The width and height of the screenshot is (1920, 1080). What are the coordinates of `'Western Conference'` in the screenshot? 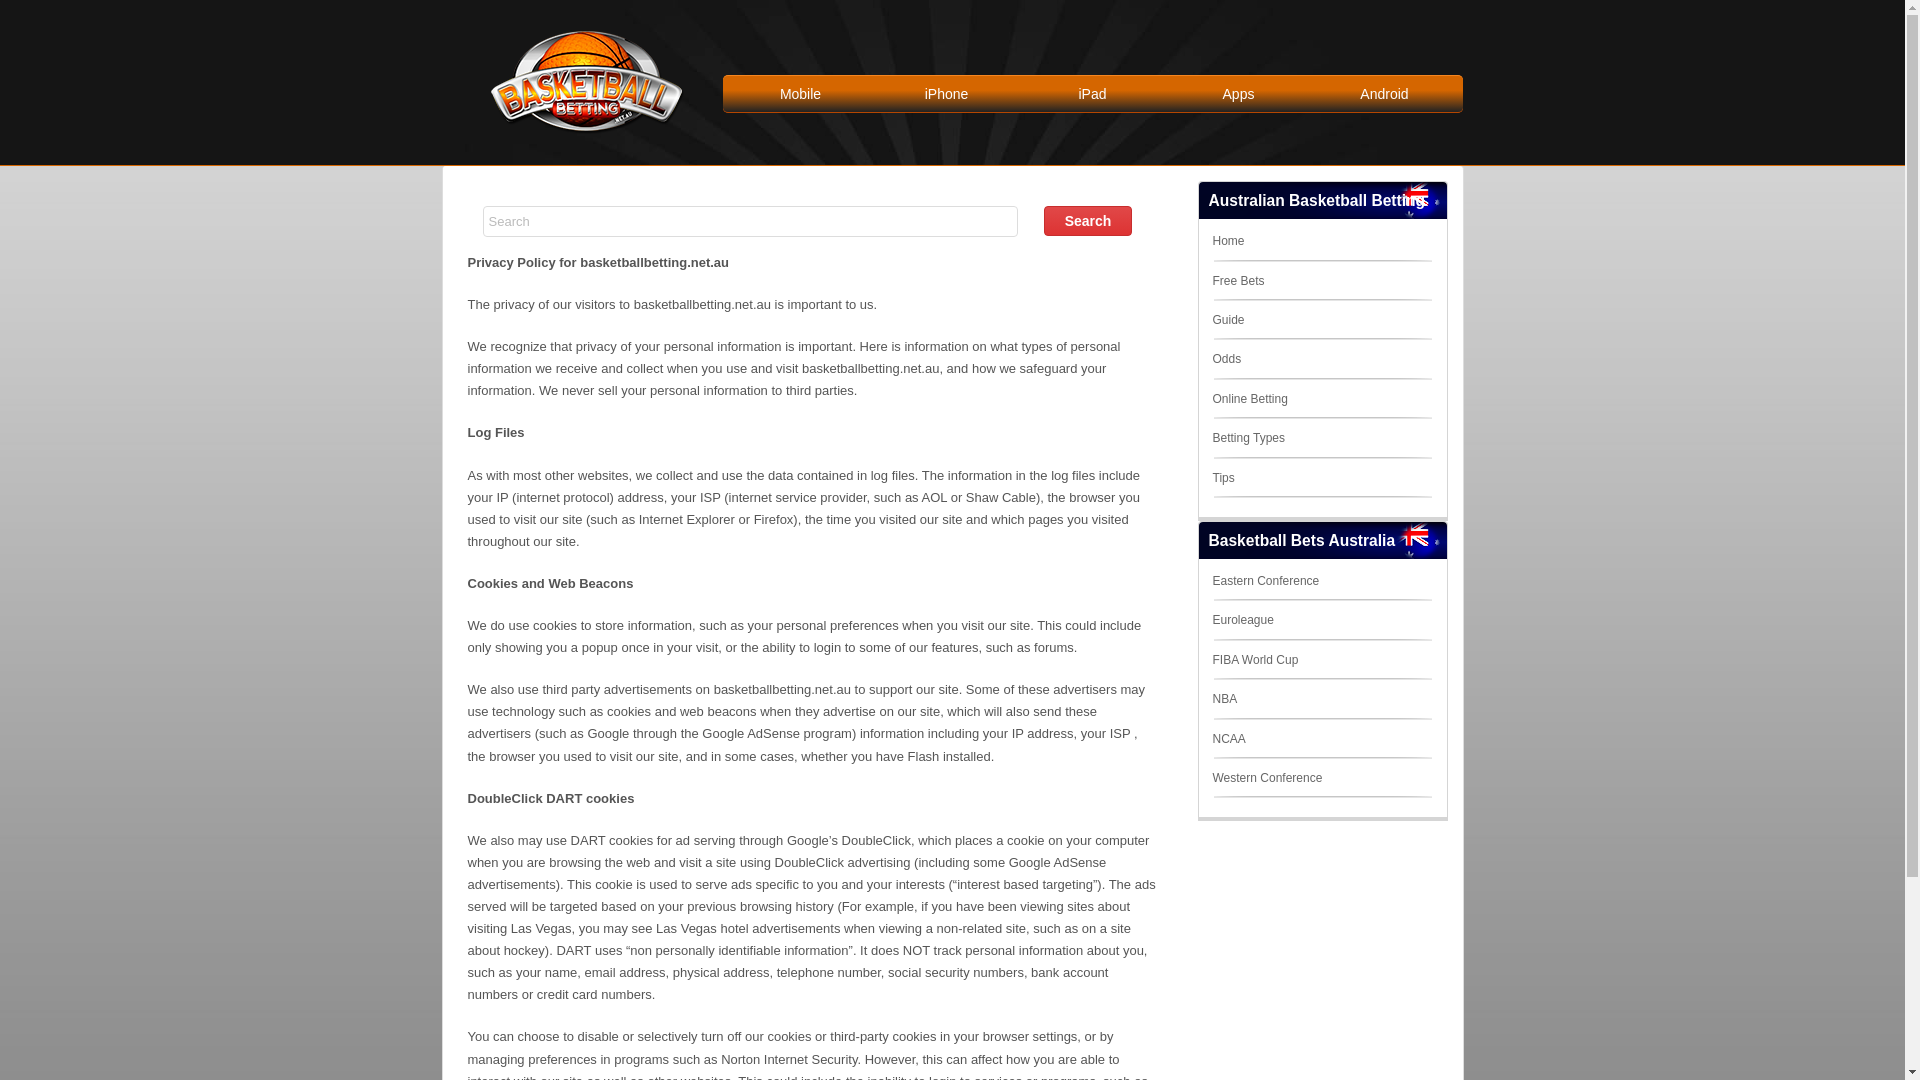 It's located at (1210, 777).